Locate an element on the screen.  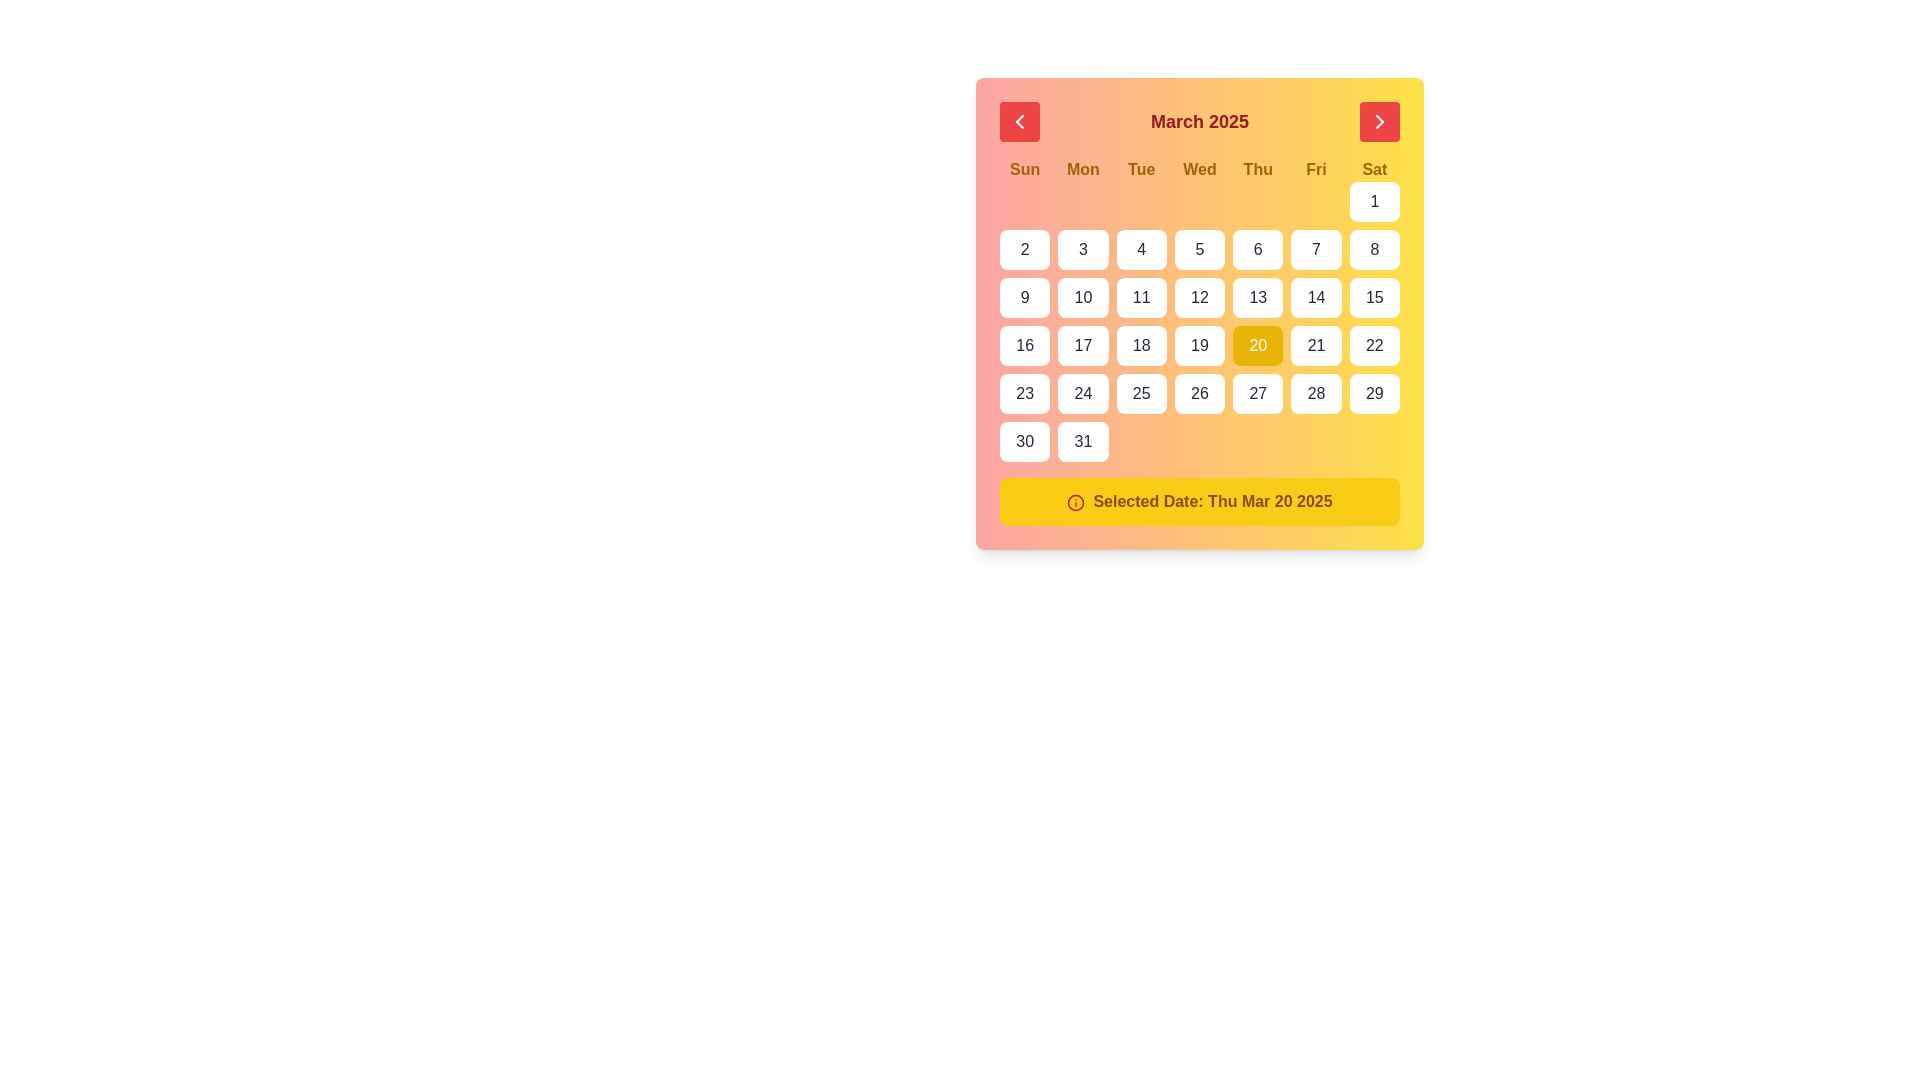
the square button with rounded corners displaying the number '11' is located at coordinates (1141, 297).